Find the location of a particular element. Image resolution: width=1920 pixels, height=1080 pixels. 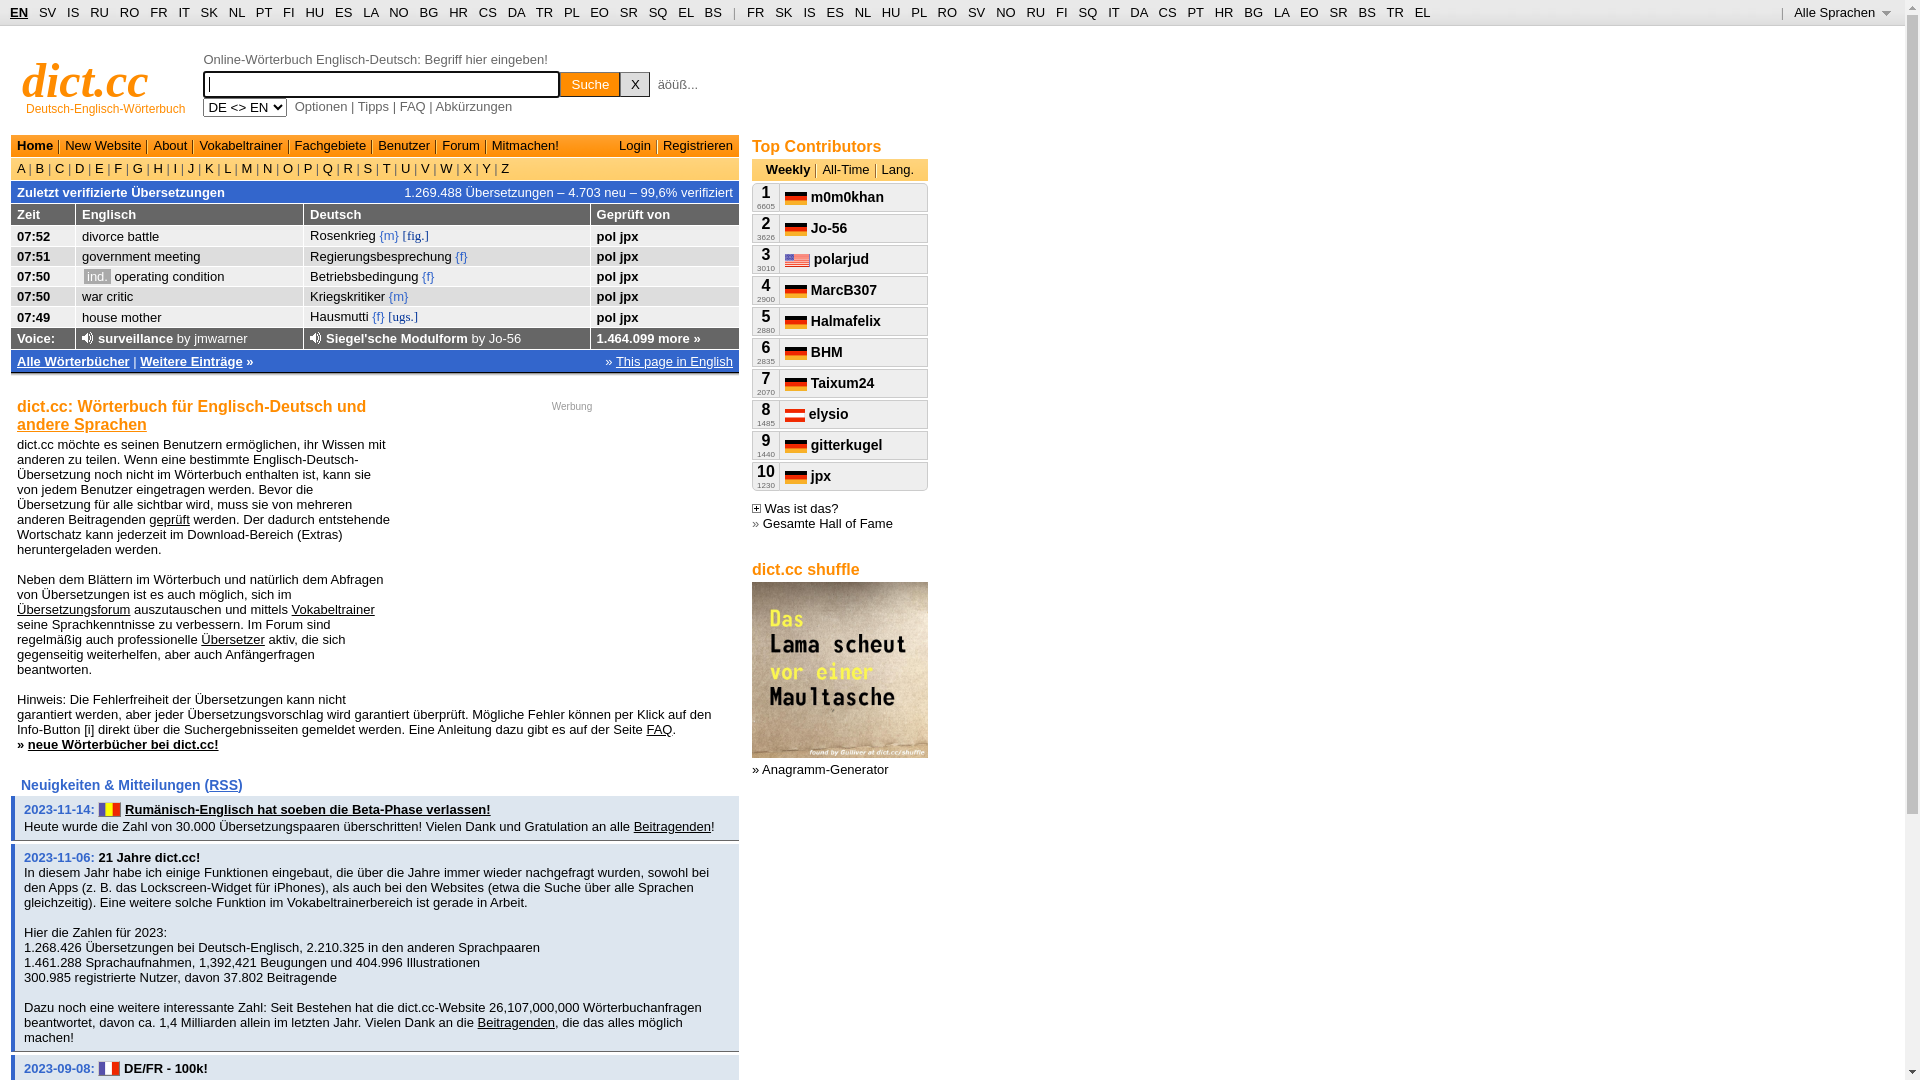

'RU' is located at coordinates (89, 12).